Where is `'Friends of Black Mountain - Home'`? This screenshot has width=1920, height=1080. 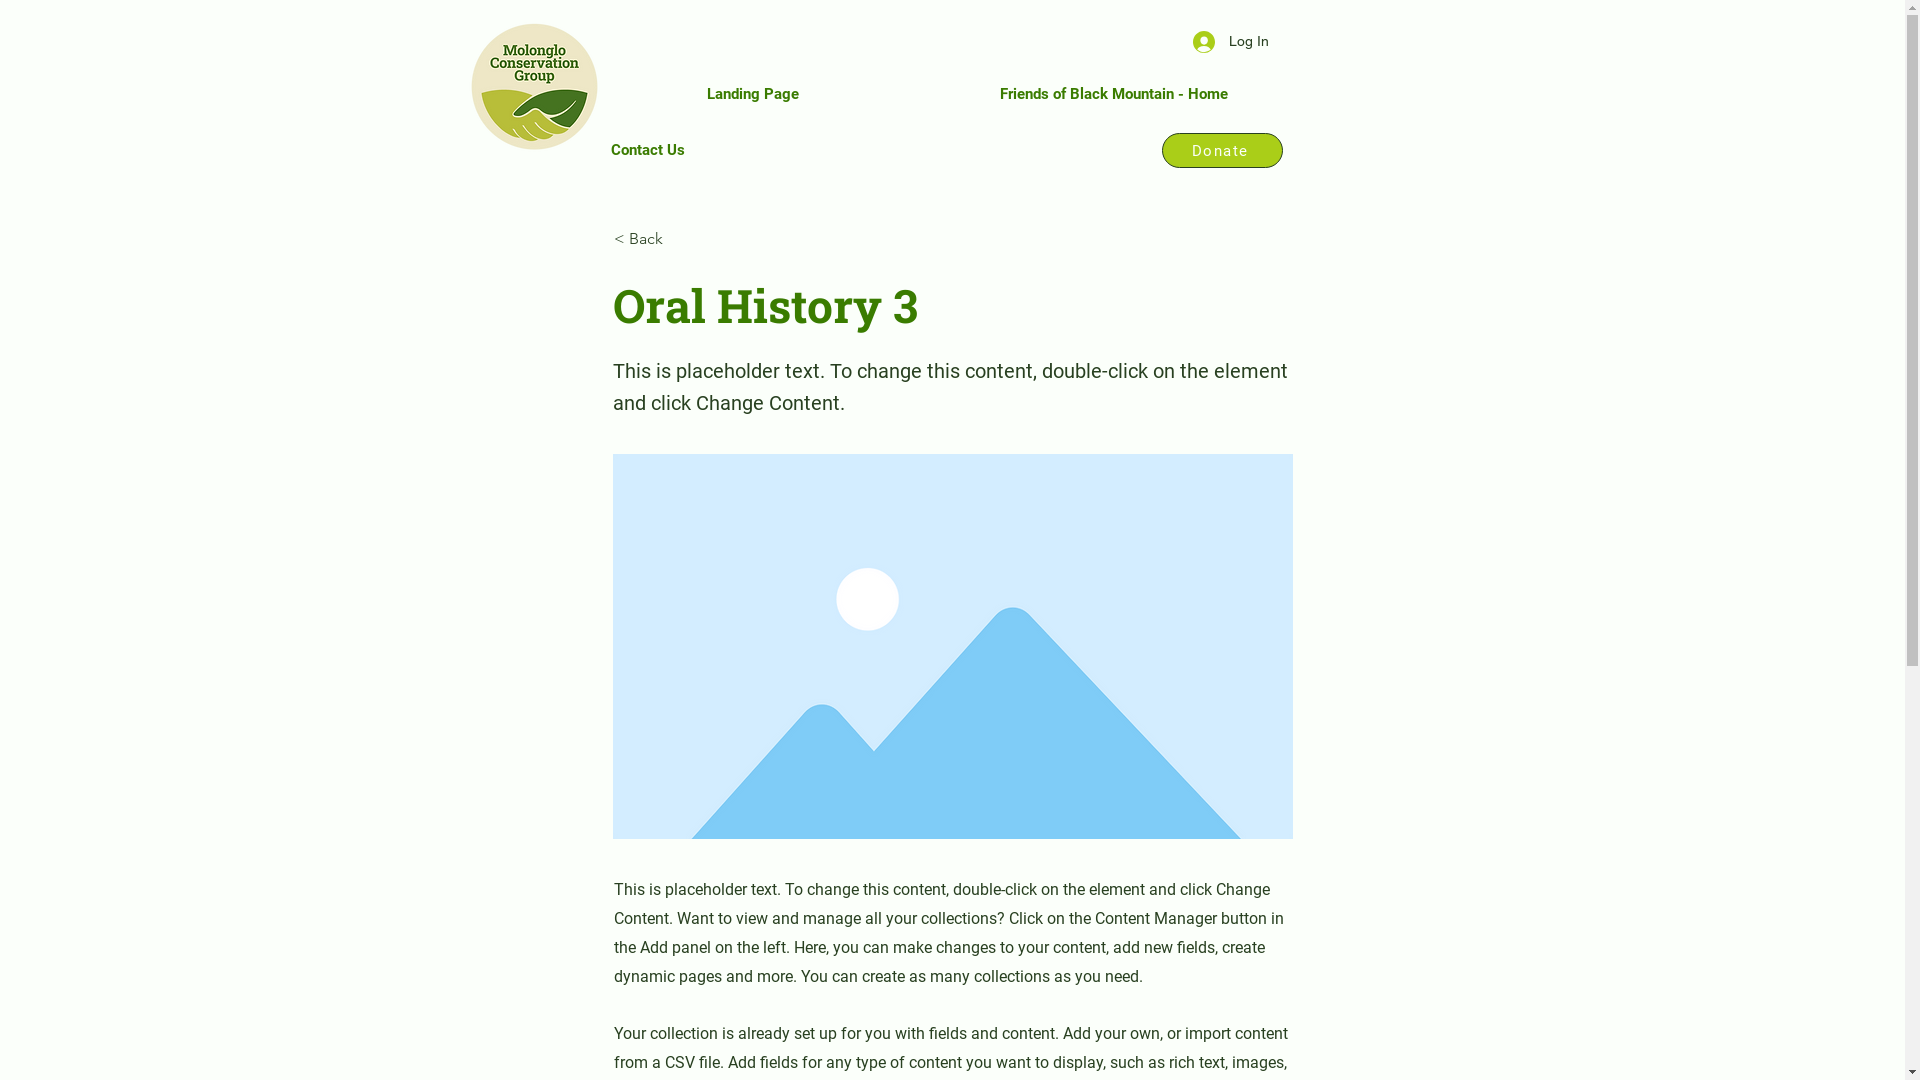
'Friends of Black Mountain - Home' is located at coordinates (1113, 93).